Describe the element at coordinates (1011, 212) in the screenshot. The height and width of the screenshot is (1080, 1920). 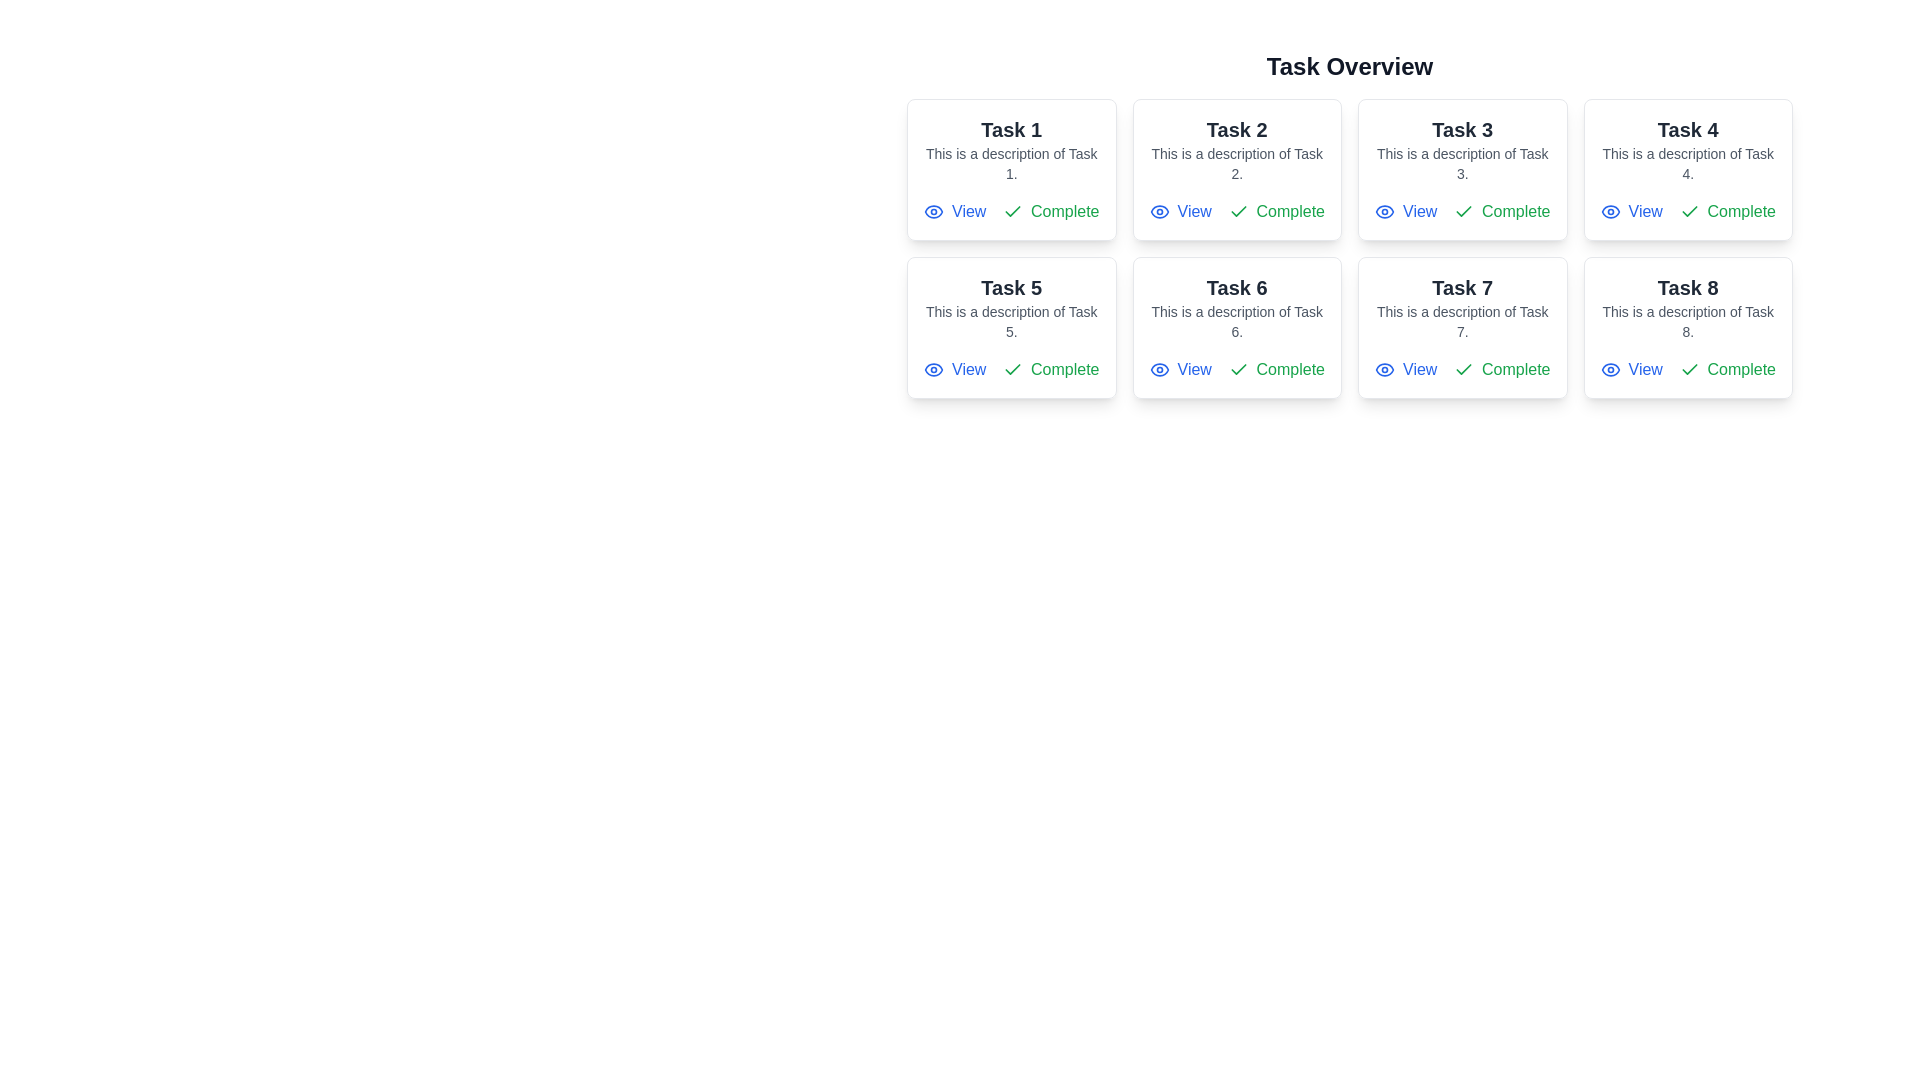
I see `the clickable action group containing 'View' and 'Complete' buttons located at the bottom of the 'Task 1' card layout` at that location.